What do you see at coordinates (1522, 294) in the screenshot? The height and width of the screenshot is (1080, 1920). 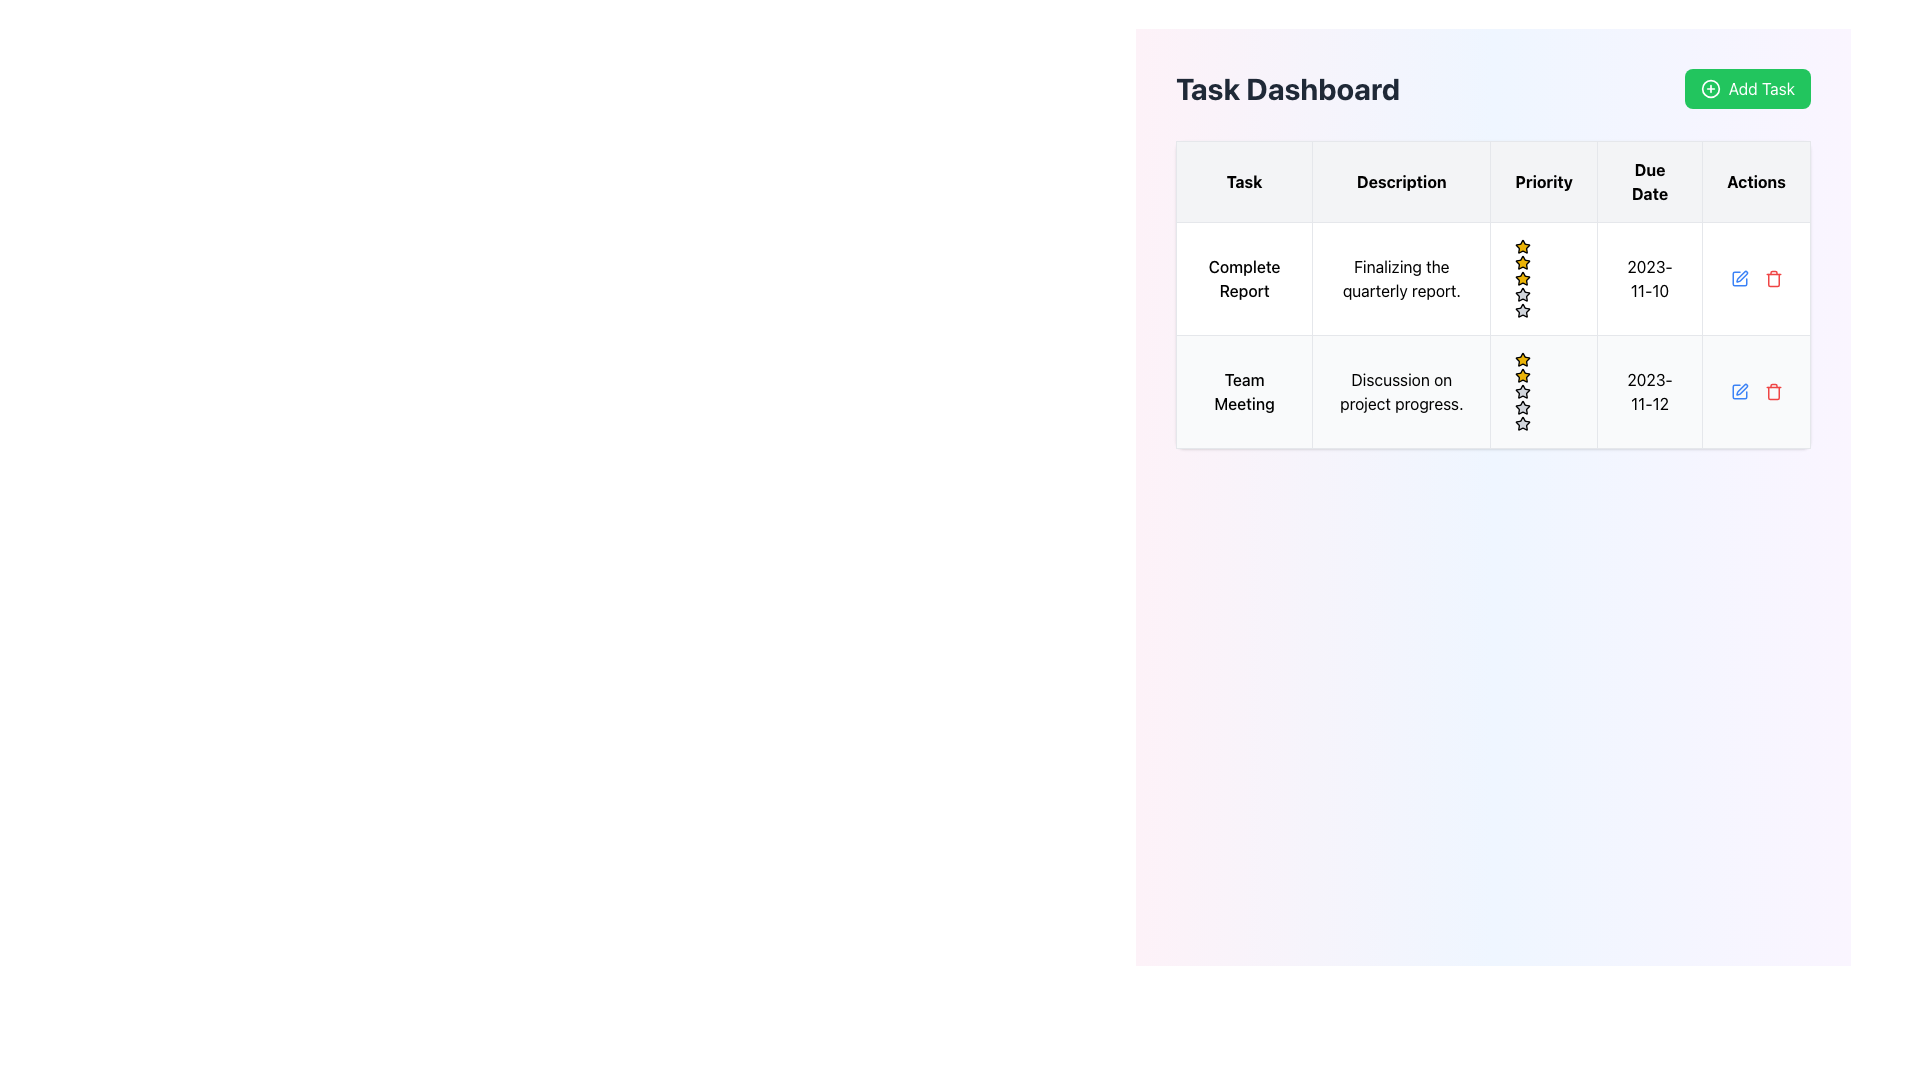 I see `the star icon representing the third level of priority rating in the 'Complete Report' row under the 'Priority' column` at bounding box center [1522, 294].